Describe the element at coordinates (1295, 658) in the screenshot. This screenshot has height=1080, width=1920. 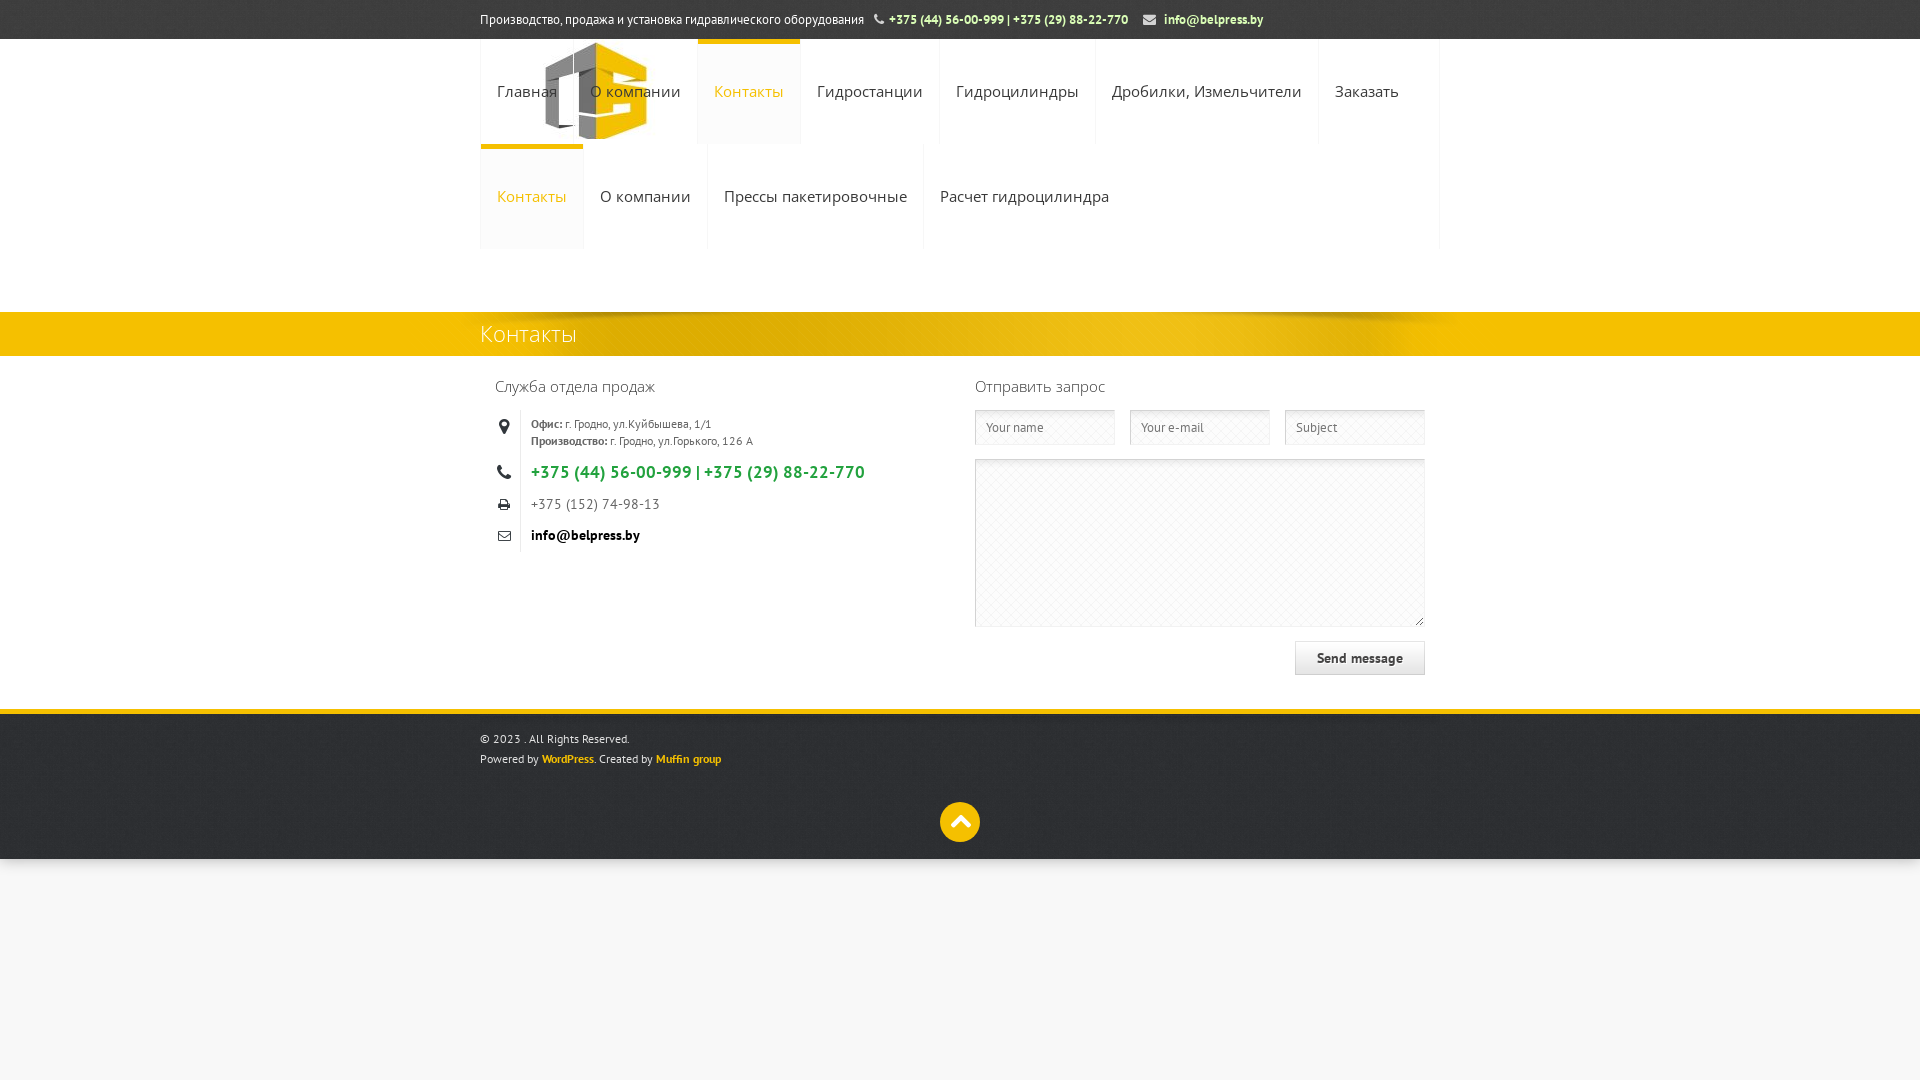
I see `'Send message'` at that location.